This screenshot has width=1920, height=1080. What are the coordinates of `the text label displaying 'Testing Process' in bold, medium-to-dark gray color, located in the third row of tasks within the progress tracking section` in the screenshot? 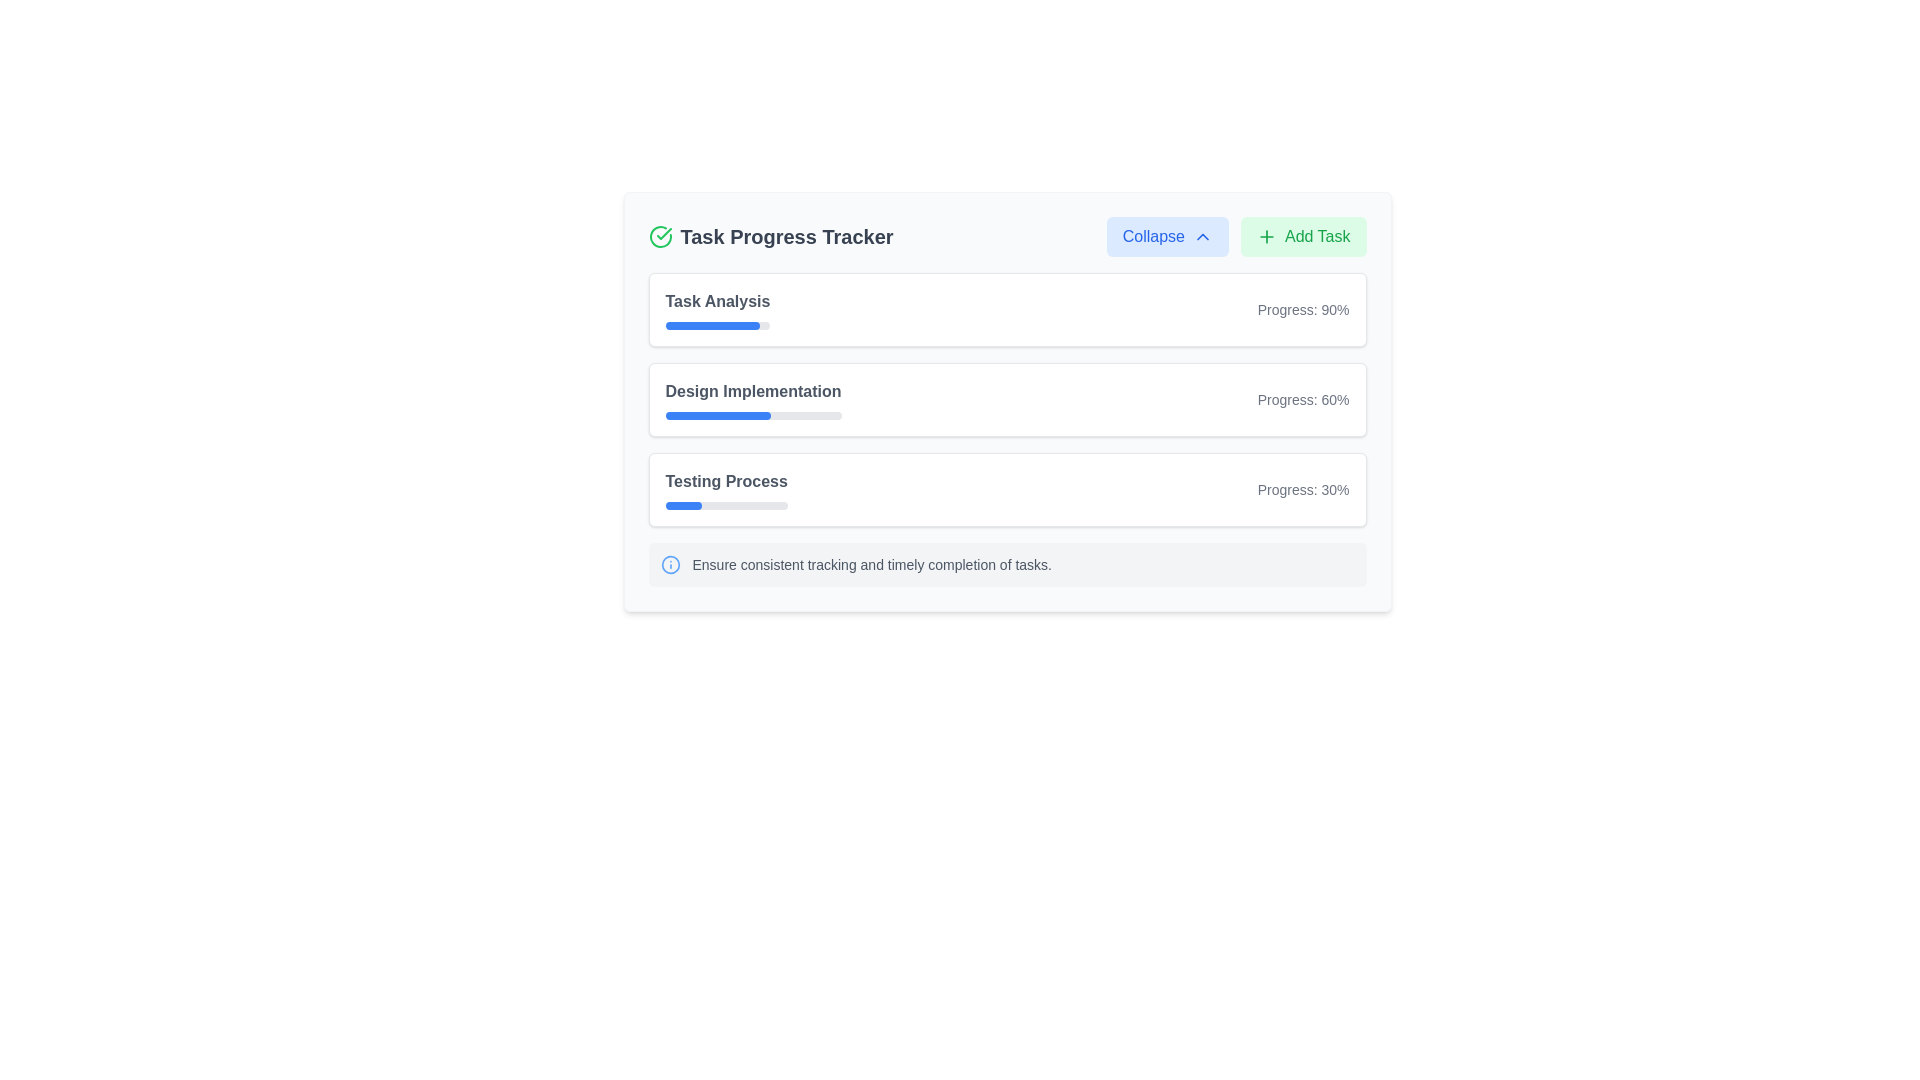 It's located at (725, 482).